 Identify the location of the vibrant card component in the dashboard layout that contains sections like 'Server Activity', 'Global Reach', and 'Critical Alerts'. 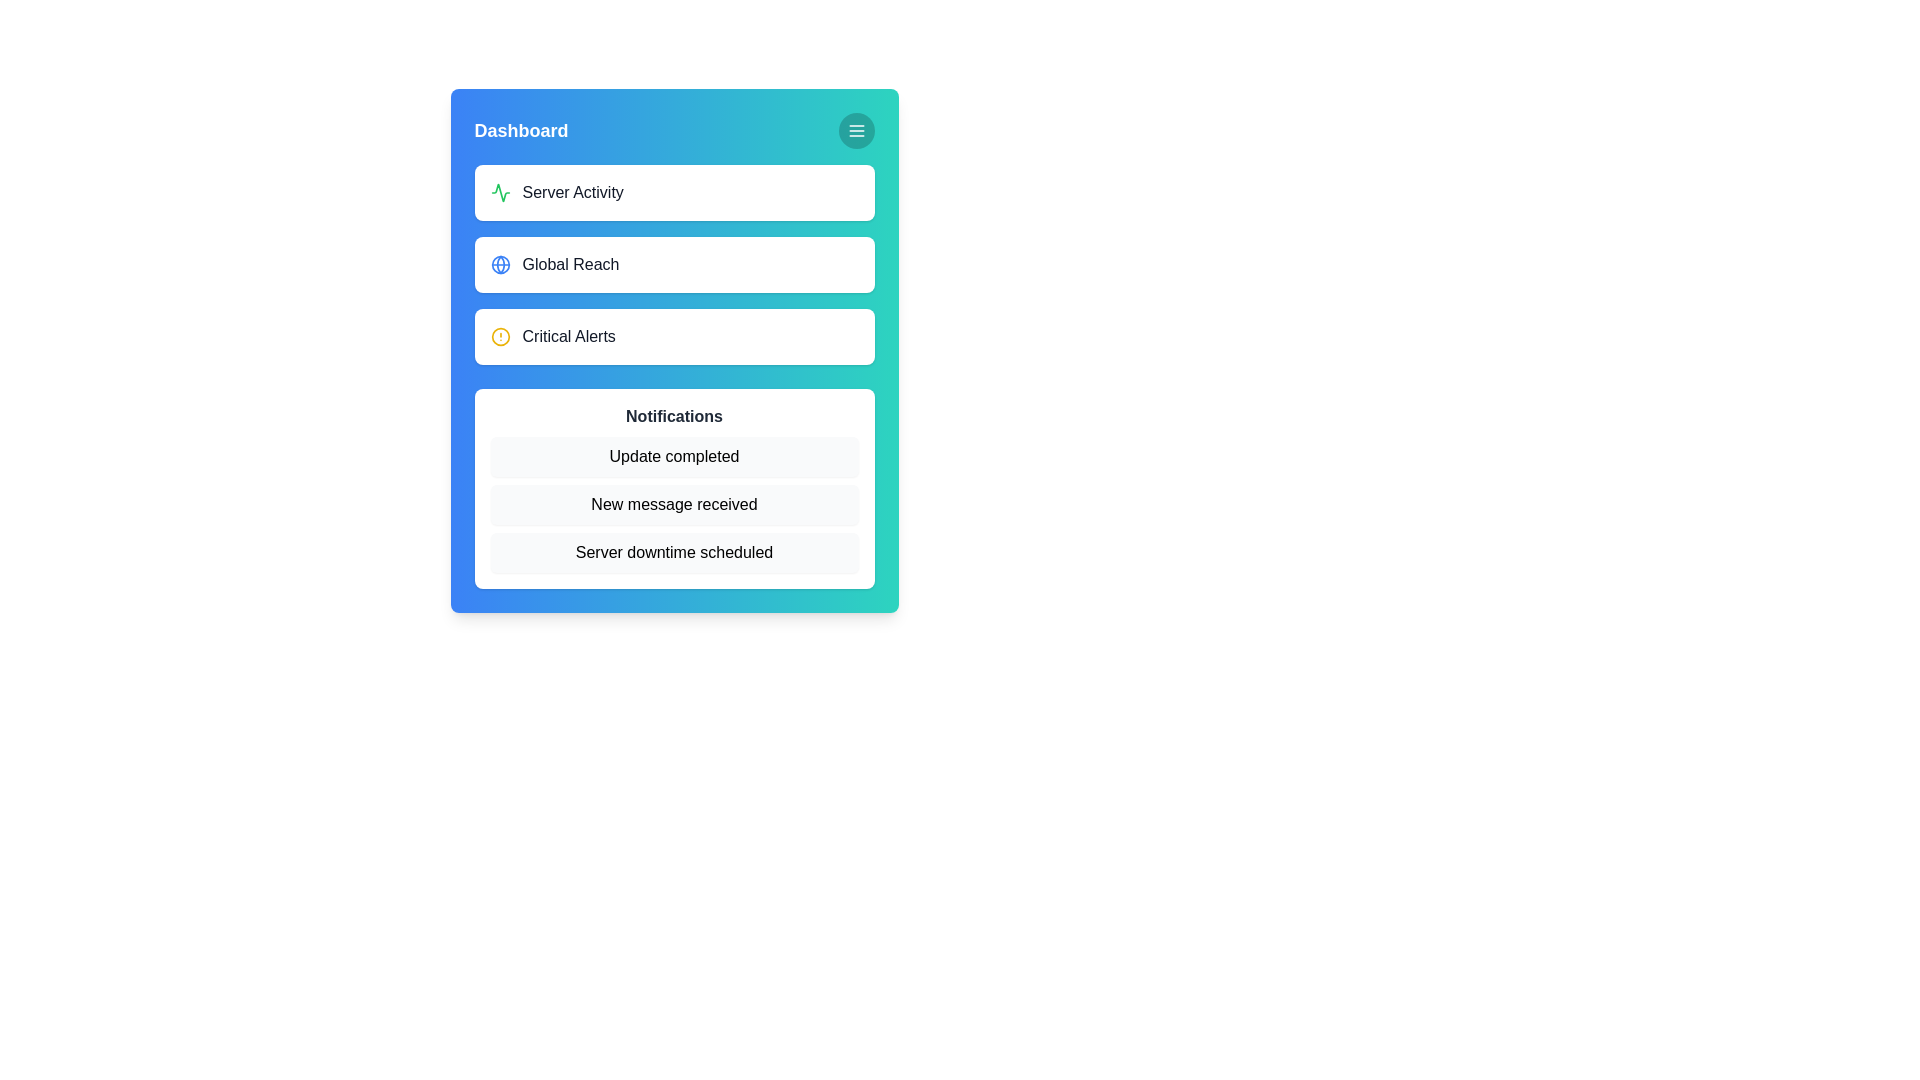
(674, 350).